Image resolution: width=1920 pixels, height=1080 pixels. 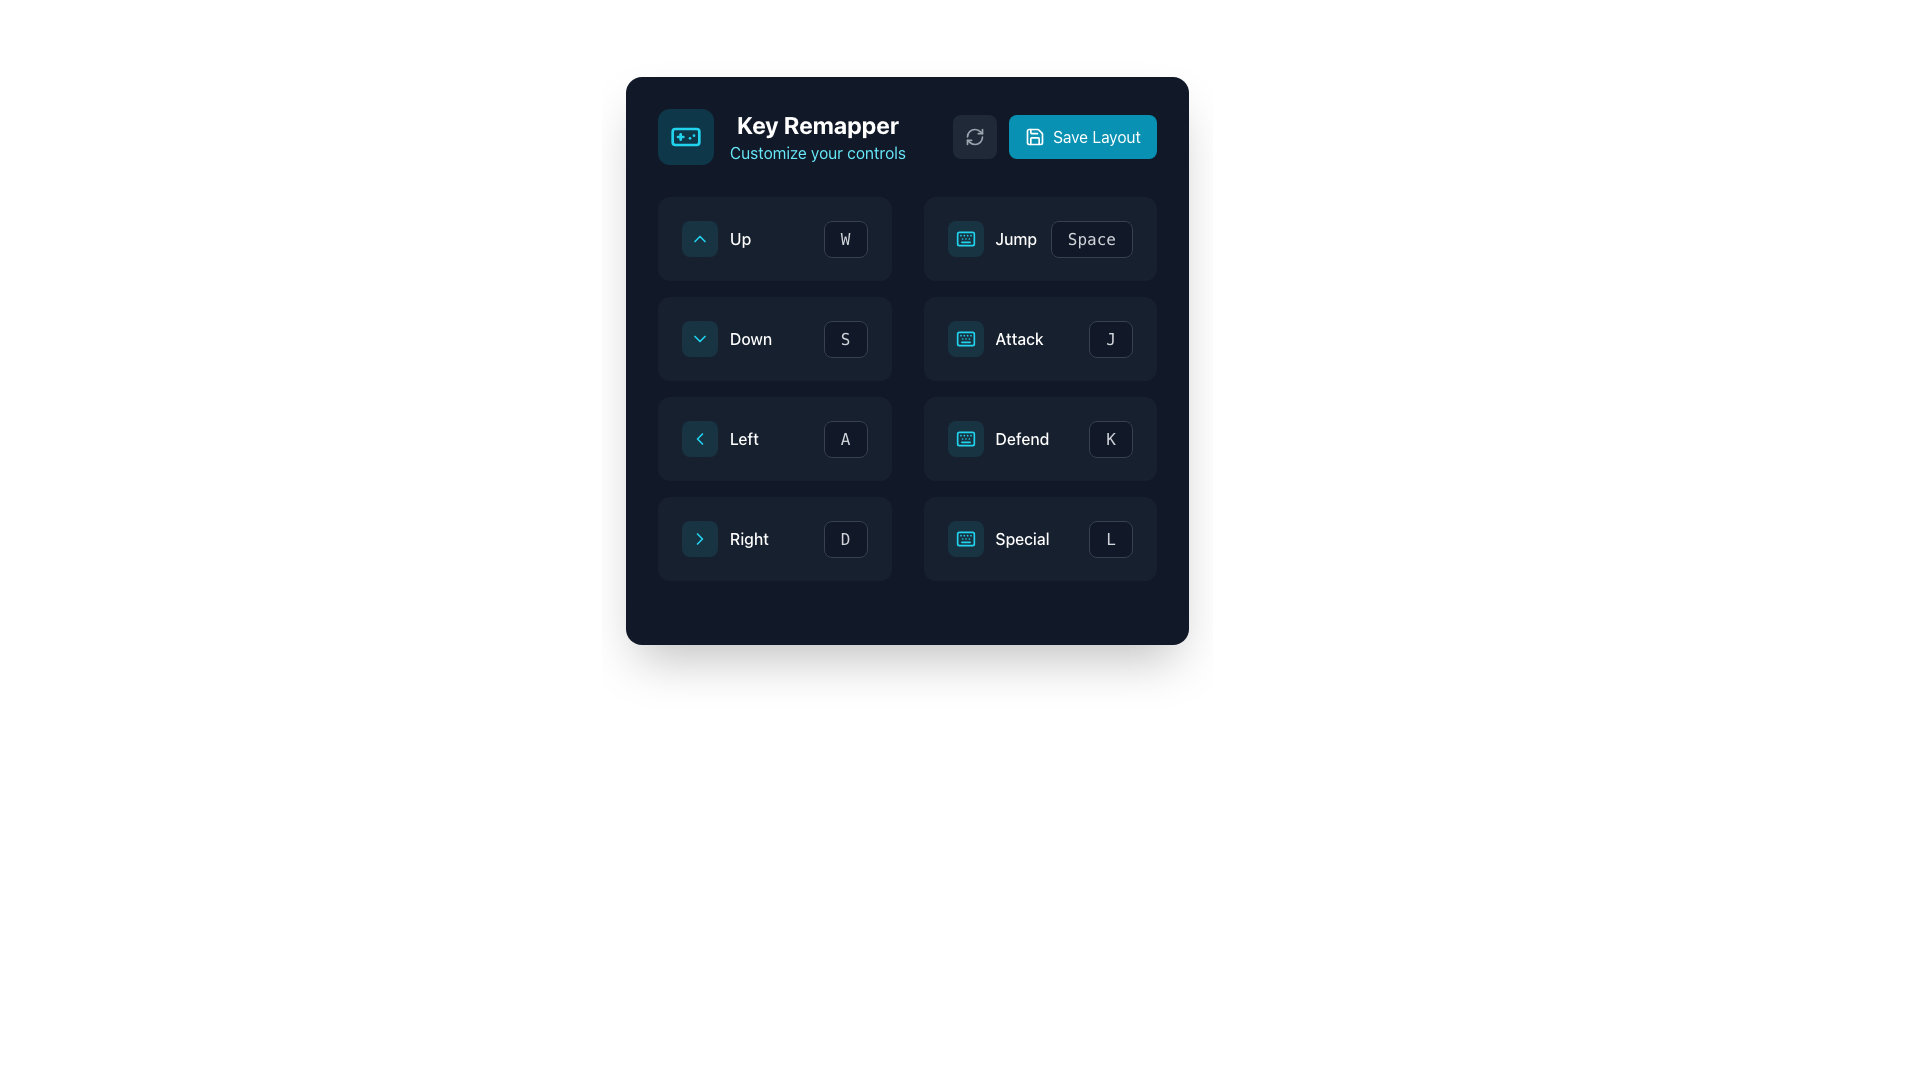 What do you see at coordinates (845, 338) in the screenshot?
I see `the 'Down' control button in the remapping interface` at bounding box center [845, 338].